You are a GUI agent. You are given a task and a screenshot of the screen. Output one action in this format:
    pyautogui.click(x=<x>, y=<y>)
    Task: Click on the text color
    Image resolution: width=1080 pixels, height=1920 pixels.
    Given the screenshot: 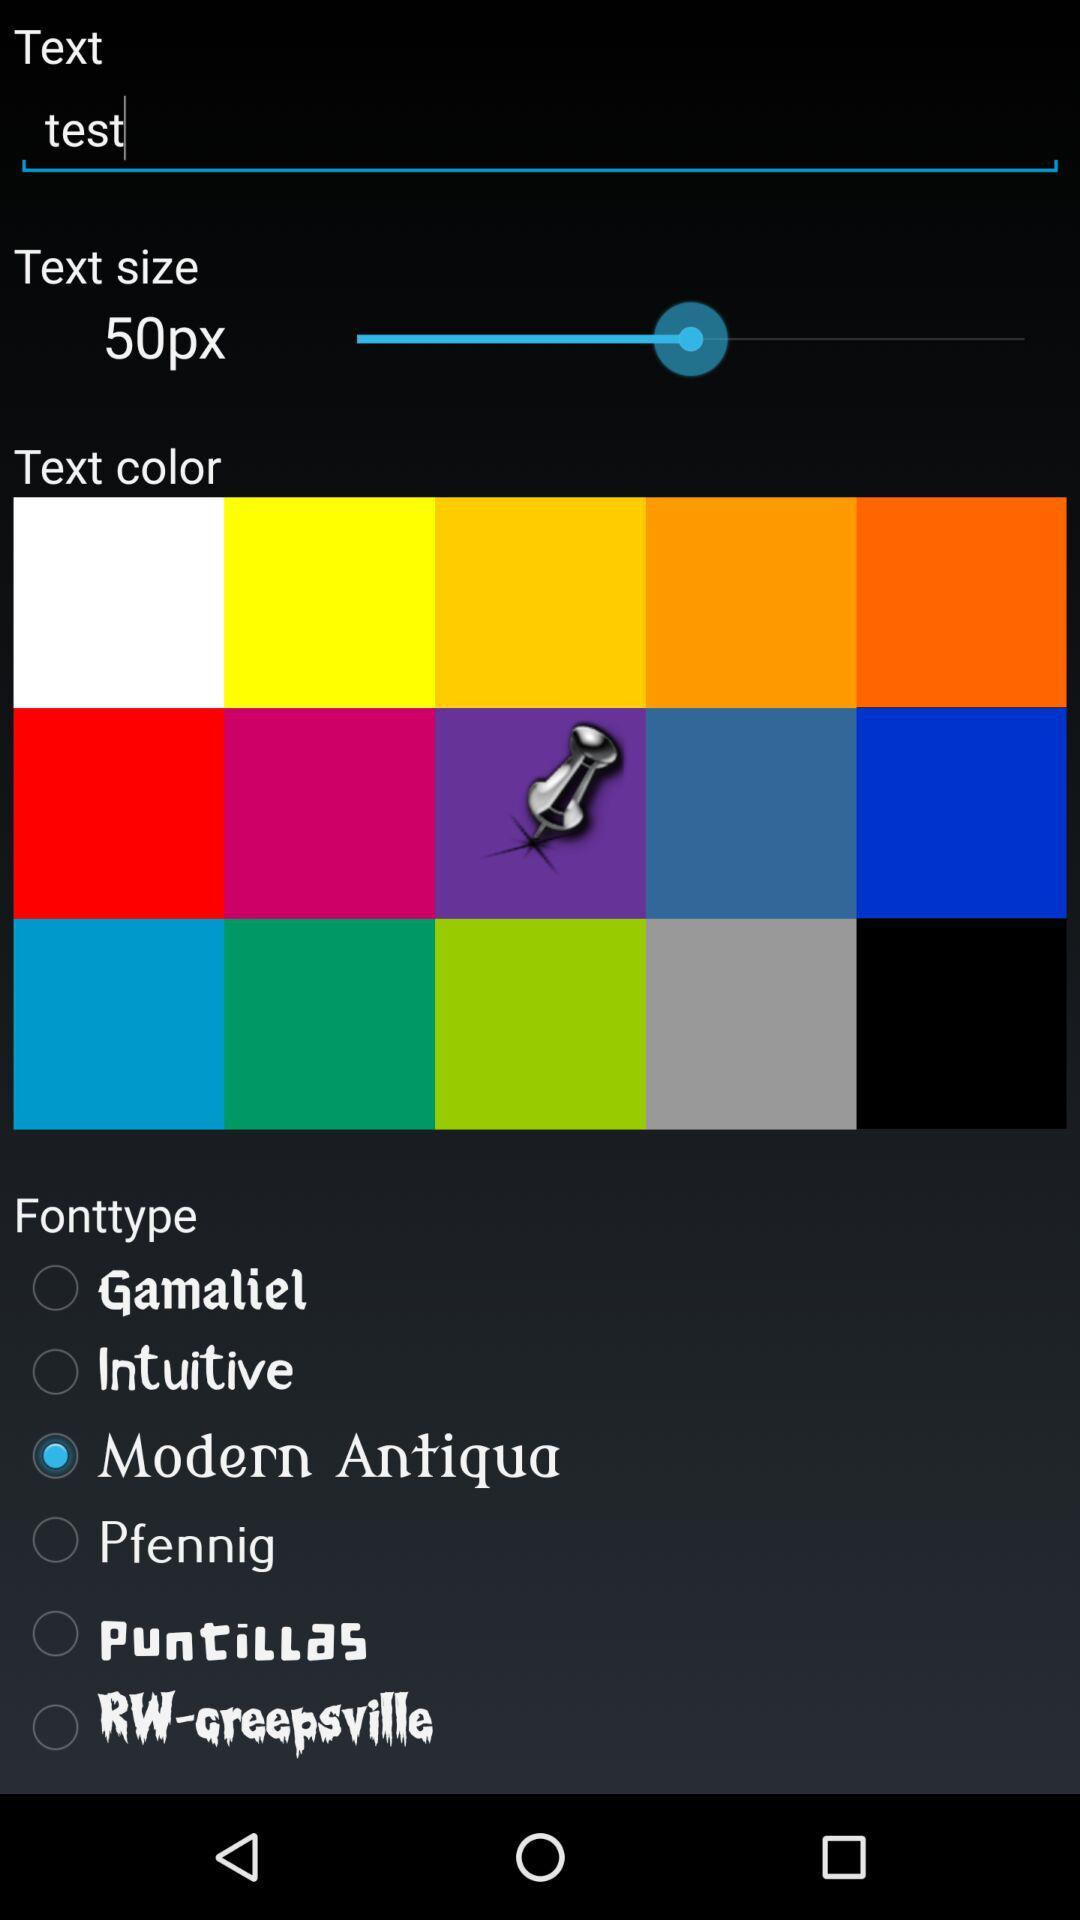 What is the action you would take?
    pyautogui.click(x=328, y=1024)
    